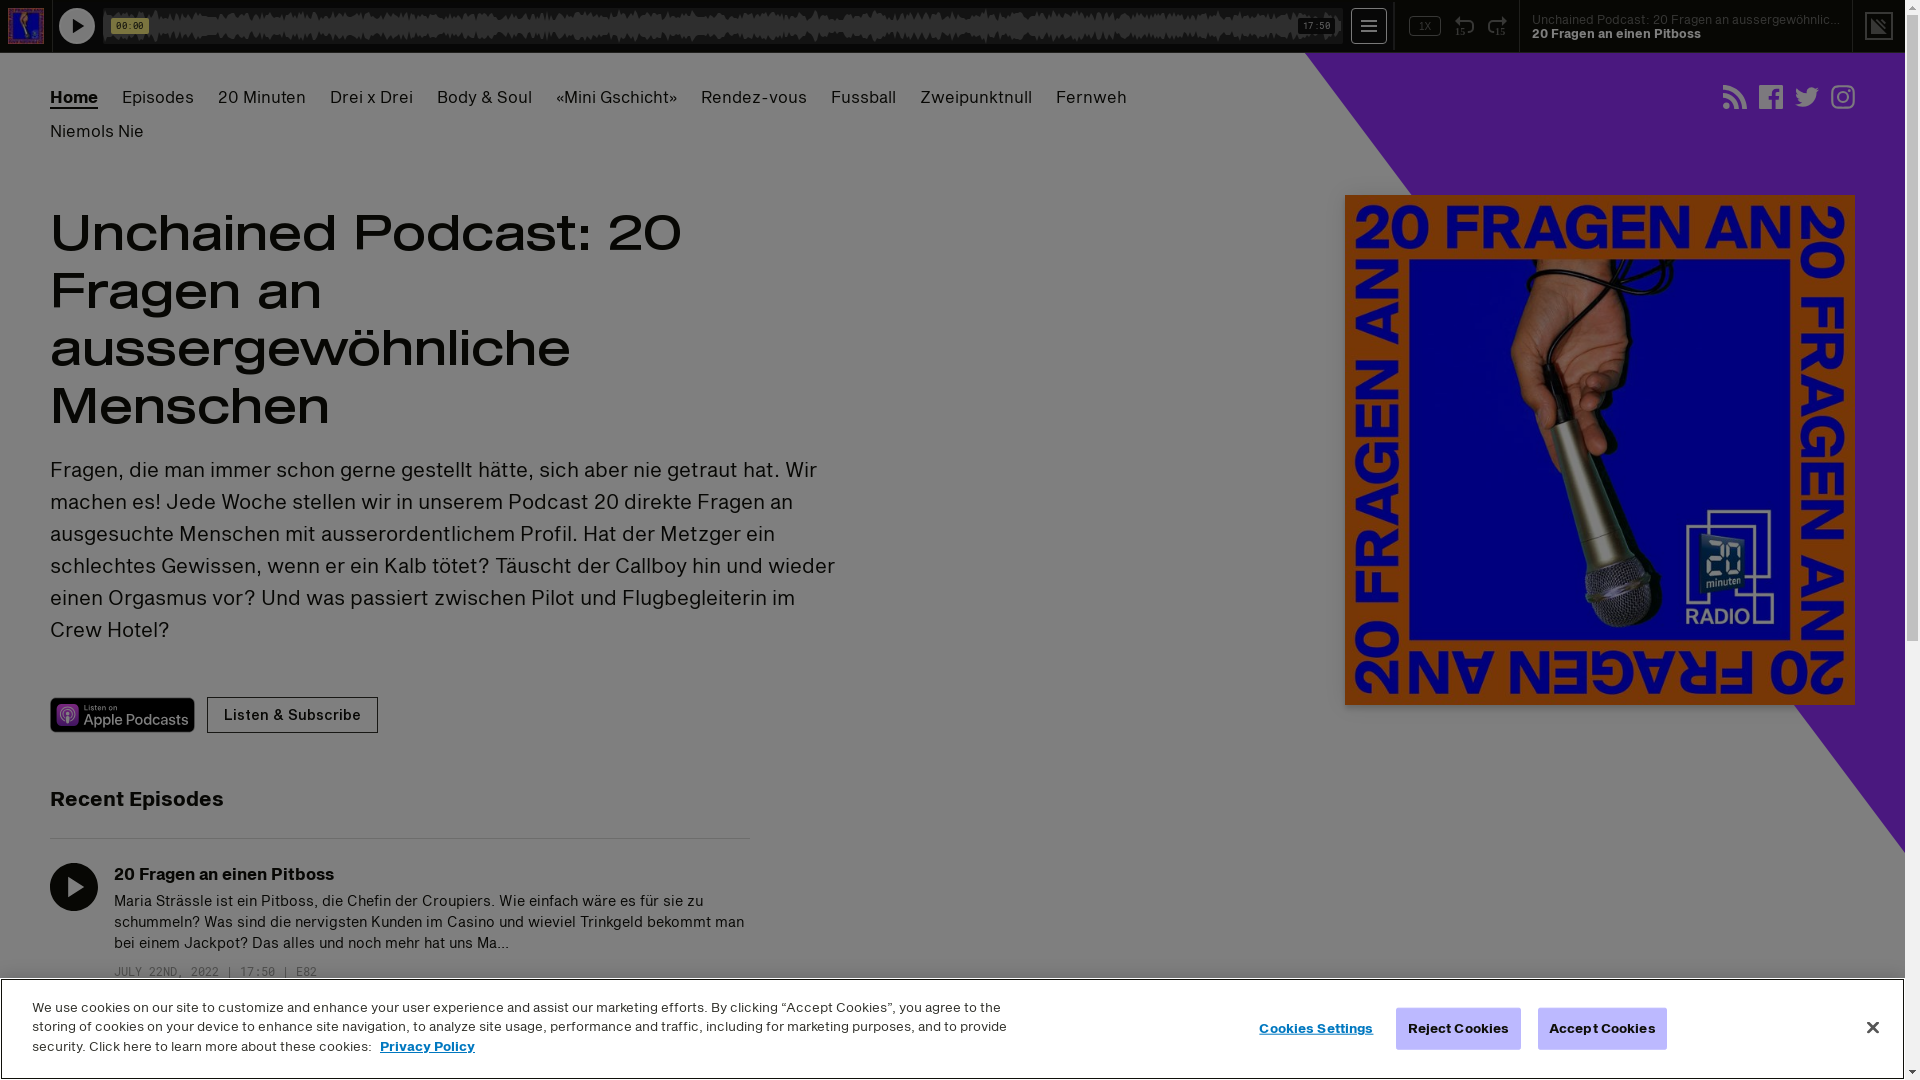  What do you see at coordinates (1602, 1029) in the screenshot?
I see `'Accept Cookies'` at bounding box center [1602, 1029].